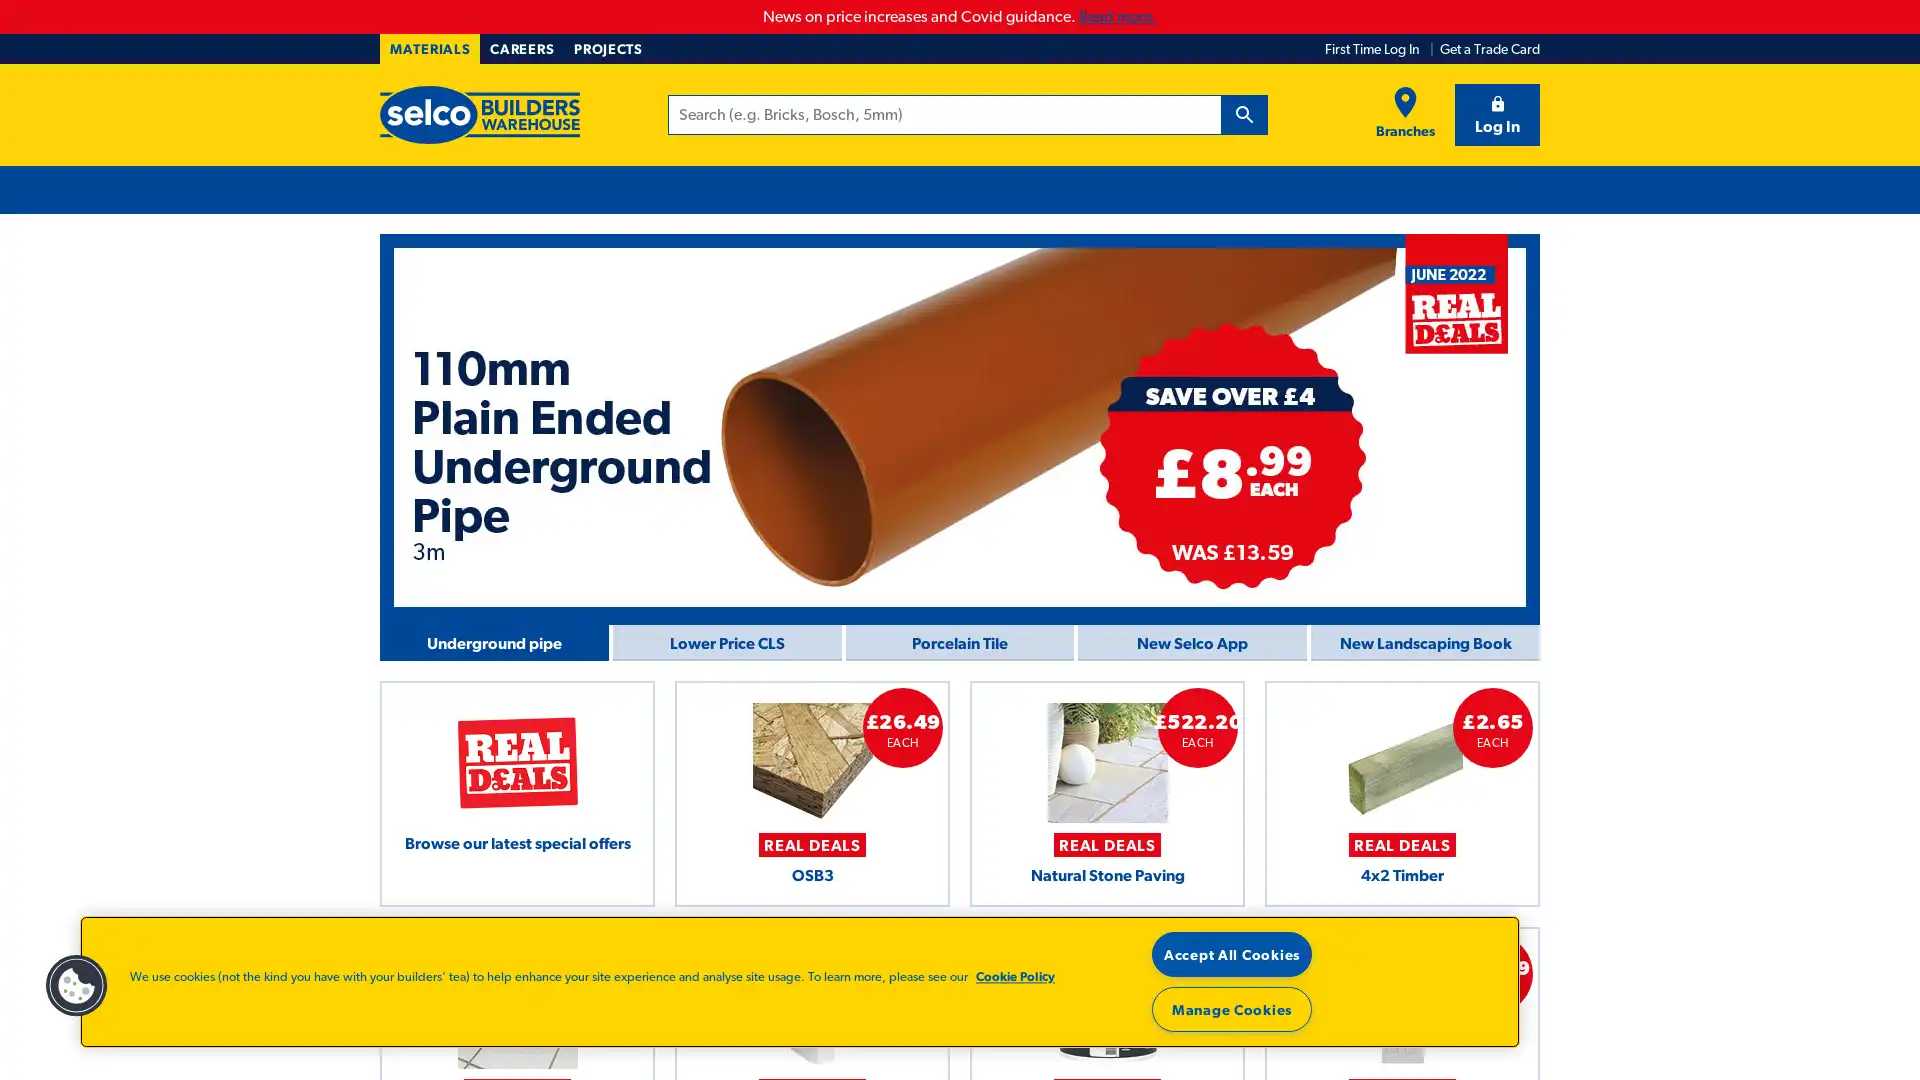 The width and height of the screenshot is (1920, 1080). Describe the element at coordinates (76, 985) in the screenshot. I see `Cookies` at that location.